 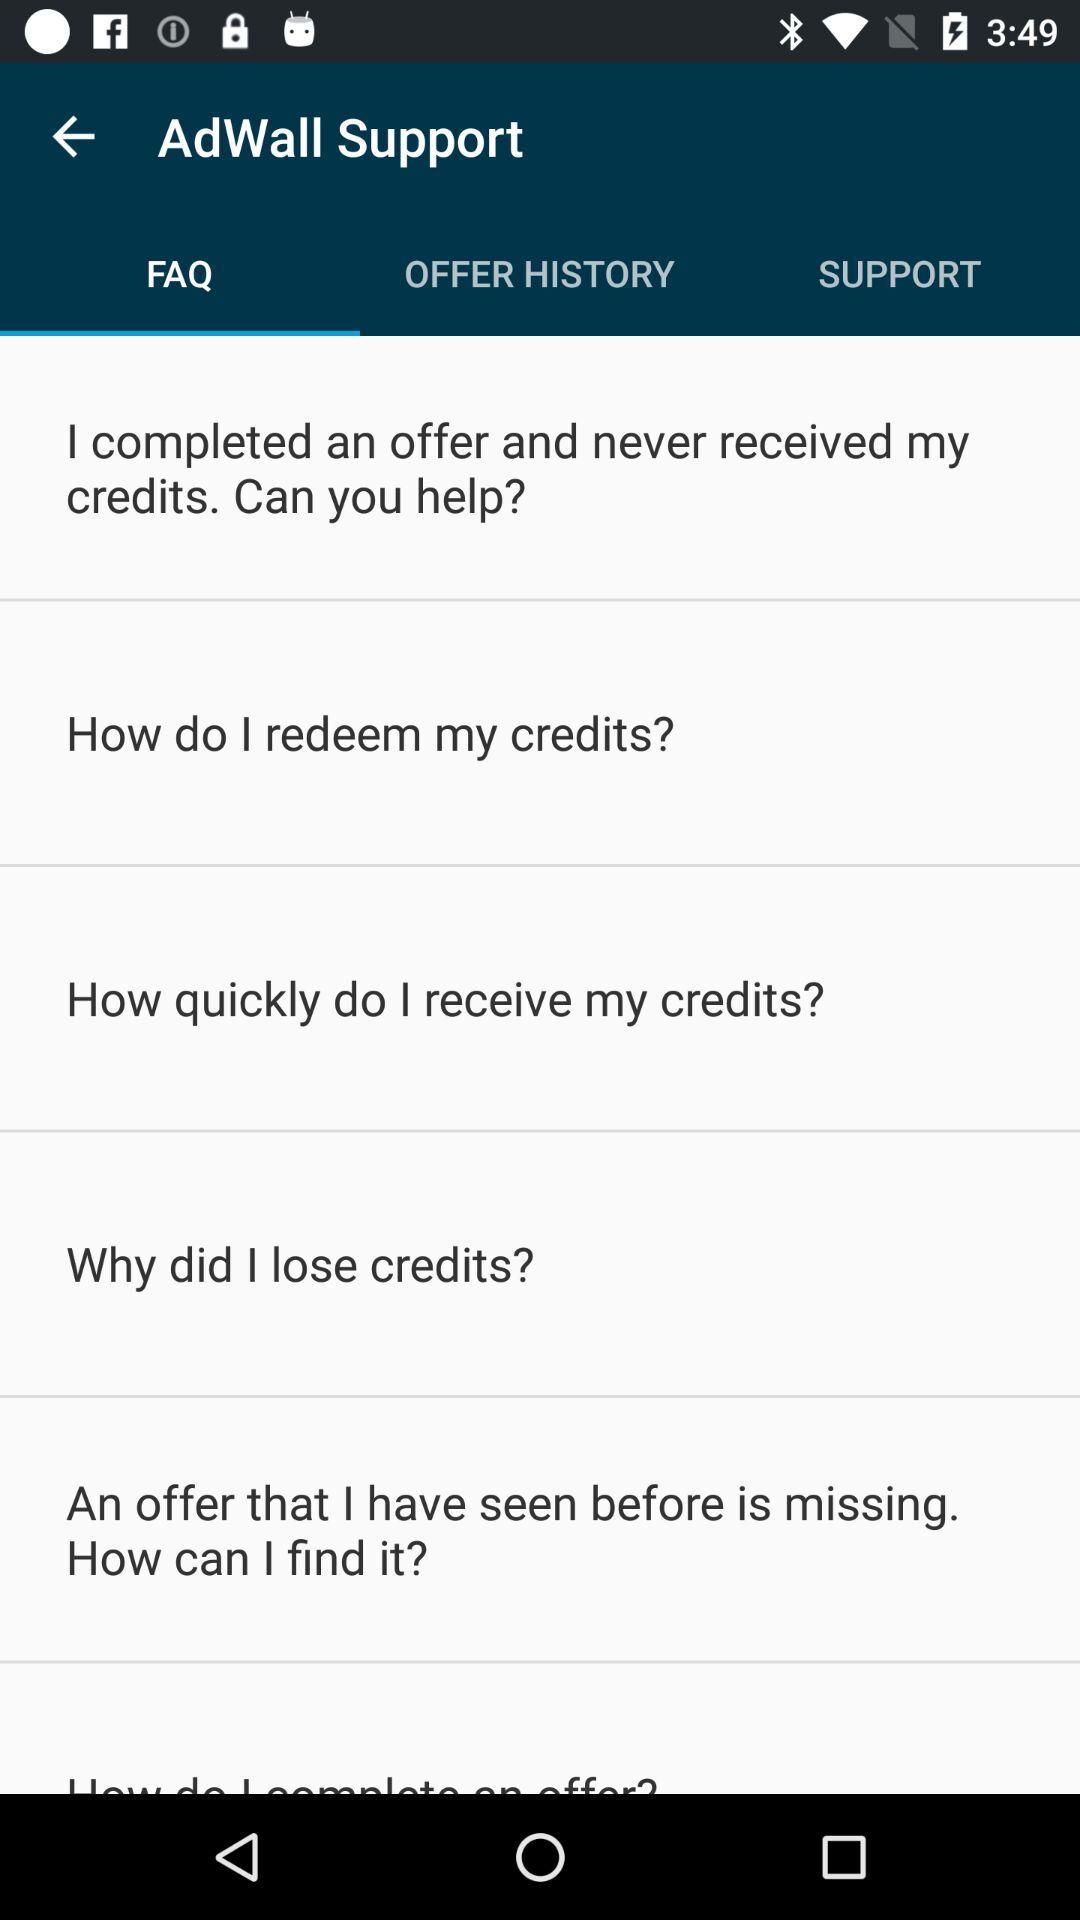 What do you see at coordinates (72, 135) in the screenshot?
I see `the icon above the faq icon` at bounding box center [72, 135].